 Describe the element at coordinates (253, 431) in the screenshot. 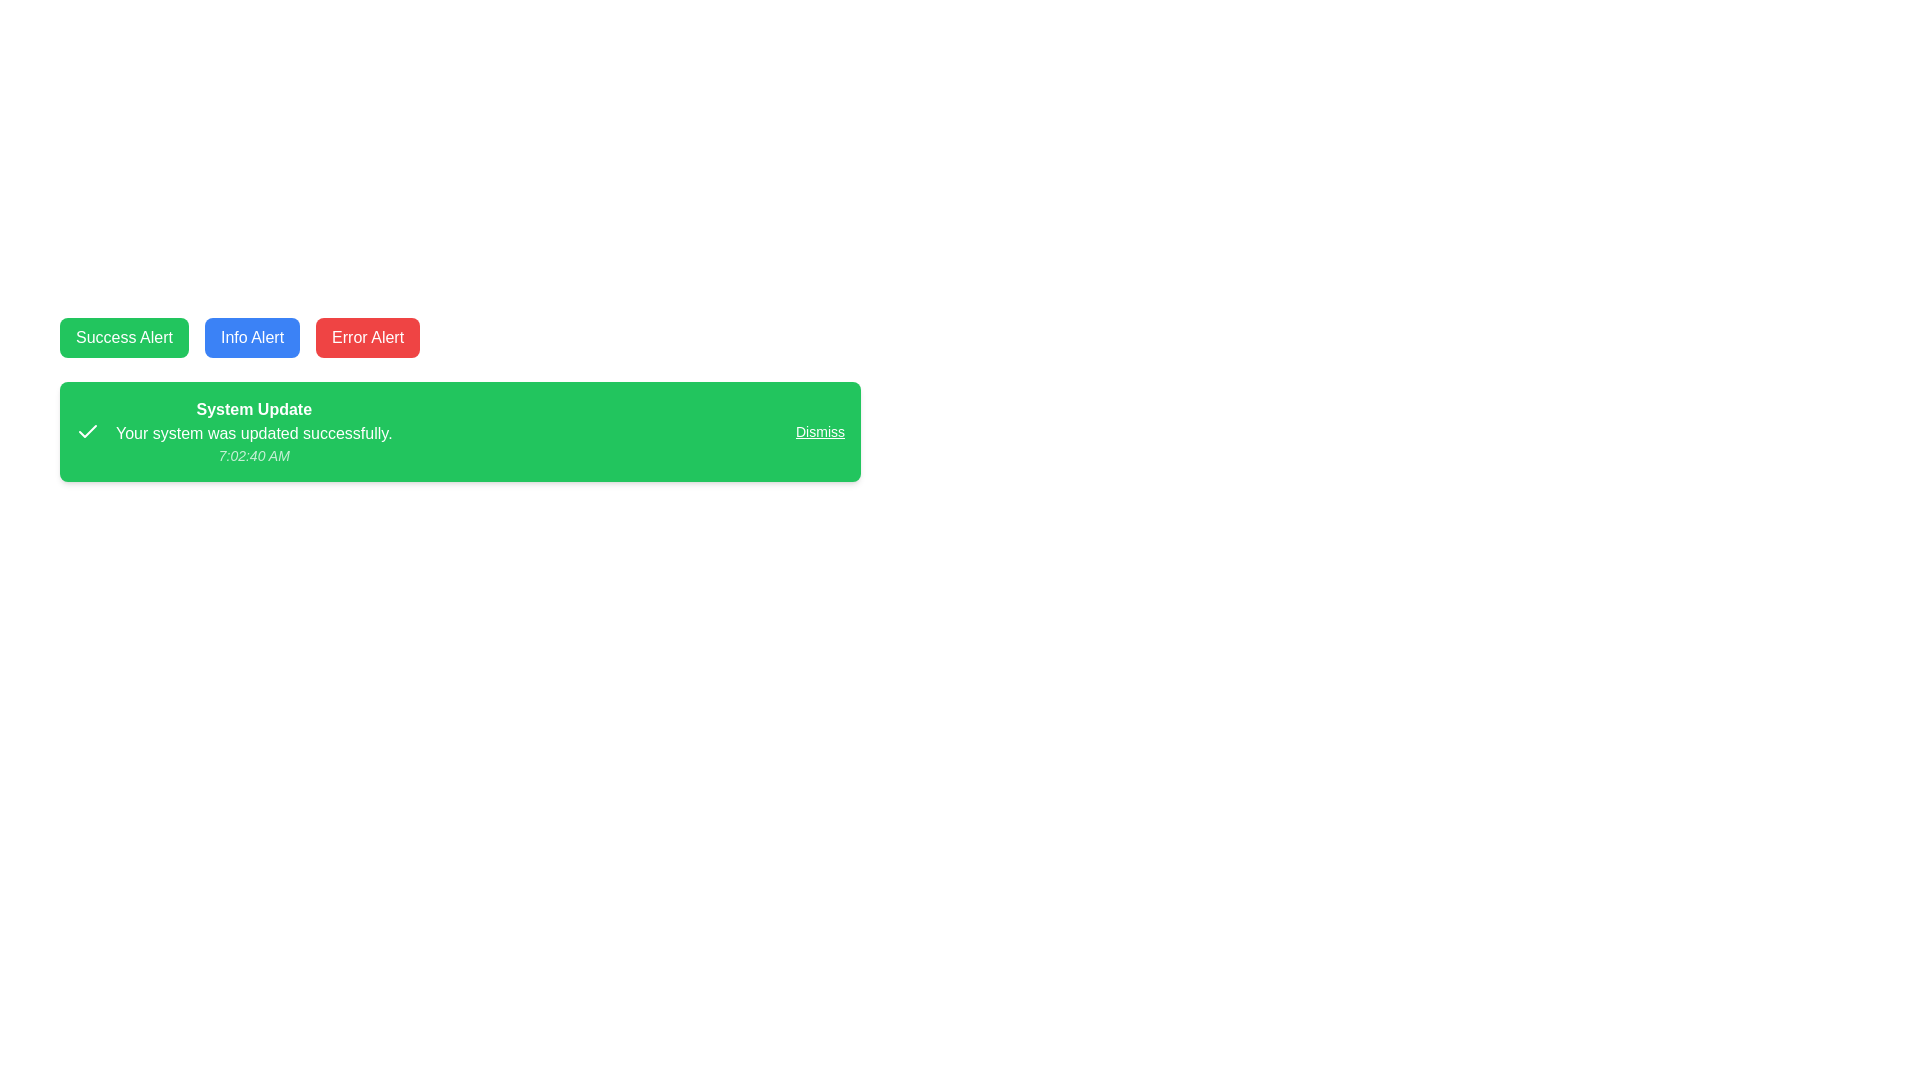

I see `the informational text block that indicates a successful system update, located in the green notification card, positioned near the left-center area, right of the checkmark icon and above the 'Dismiss' link` at that location.